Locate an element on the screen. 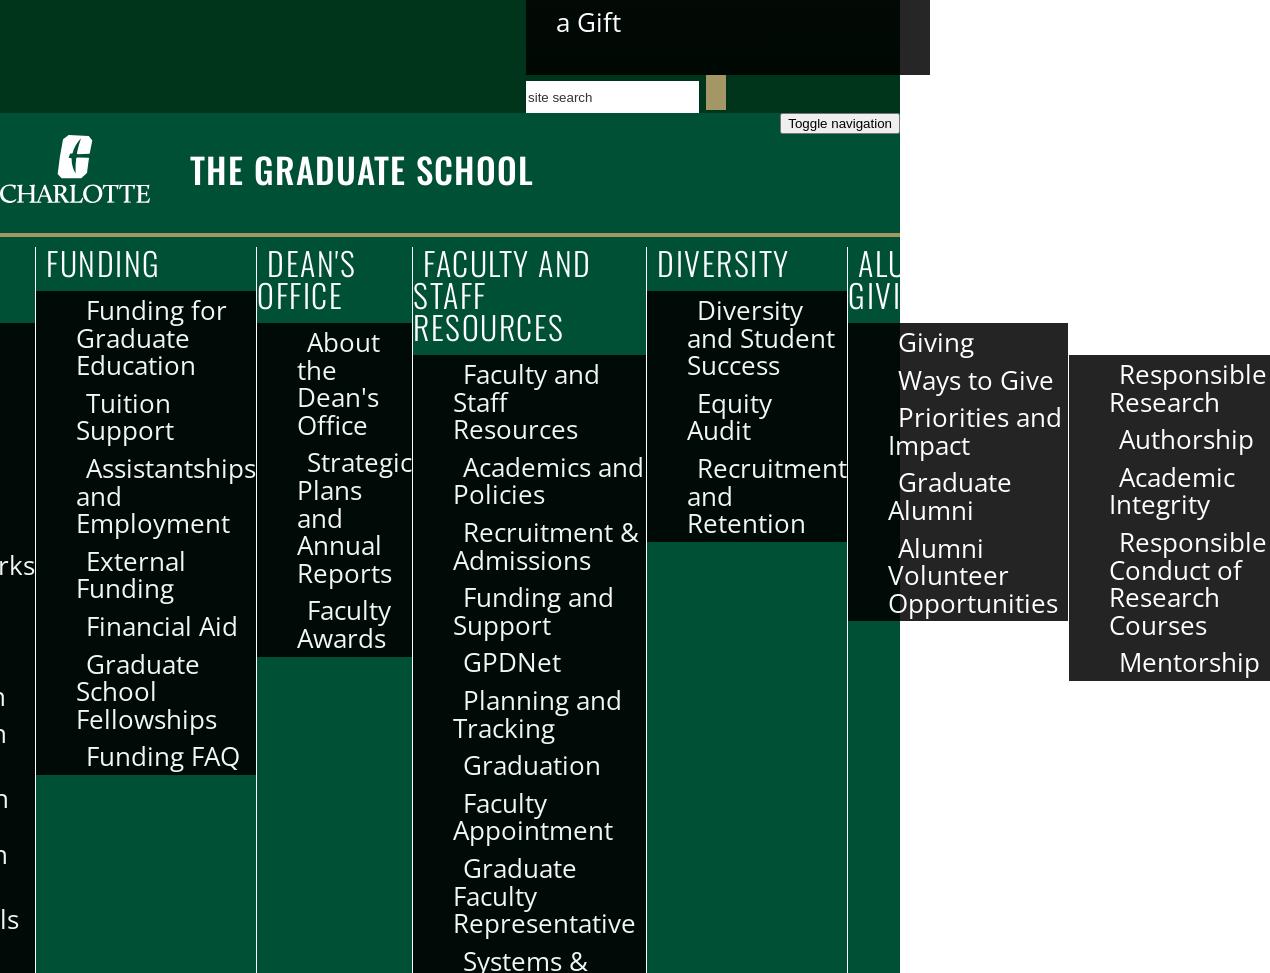 The height and width of the screenshot is (973, 1270). 'Authorship' is located at coordinates (1185, 439).